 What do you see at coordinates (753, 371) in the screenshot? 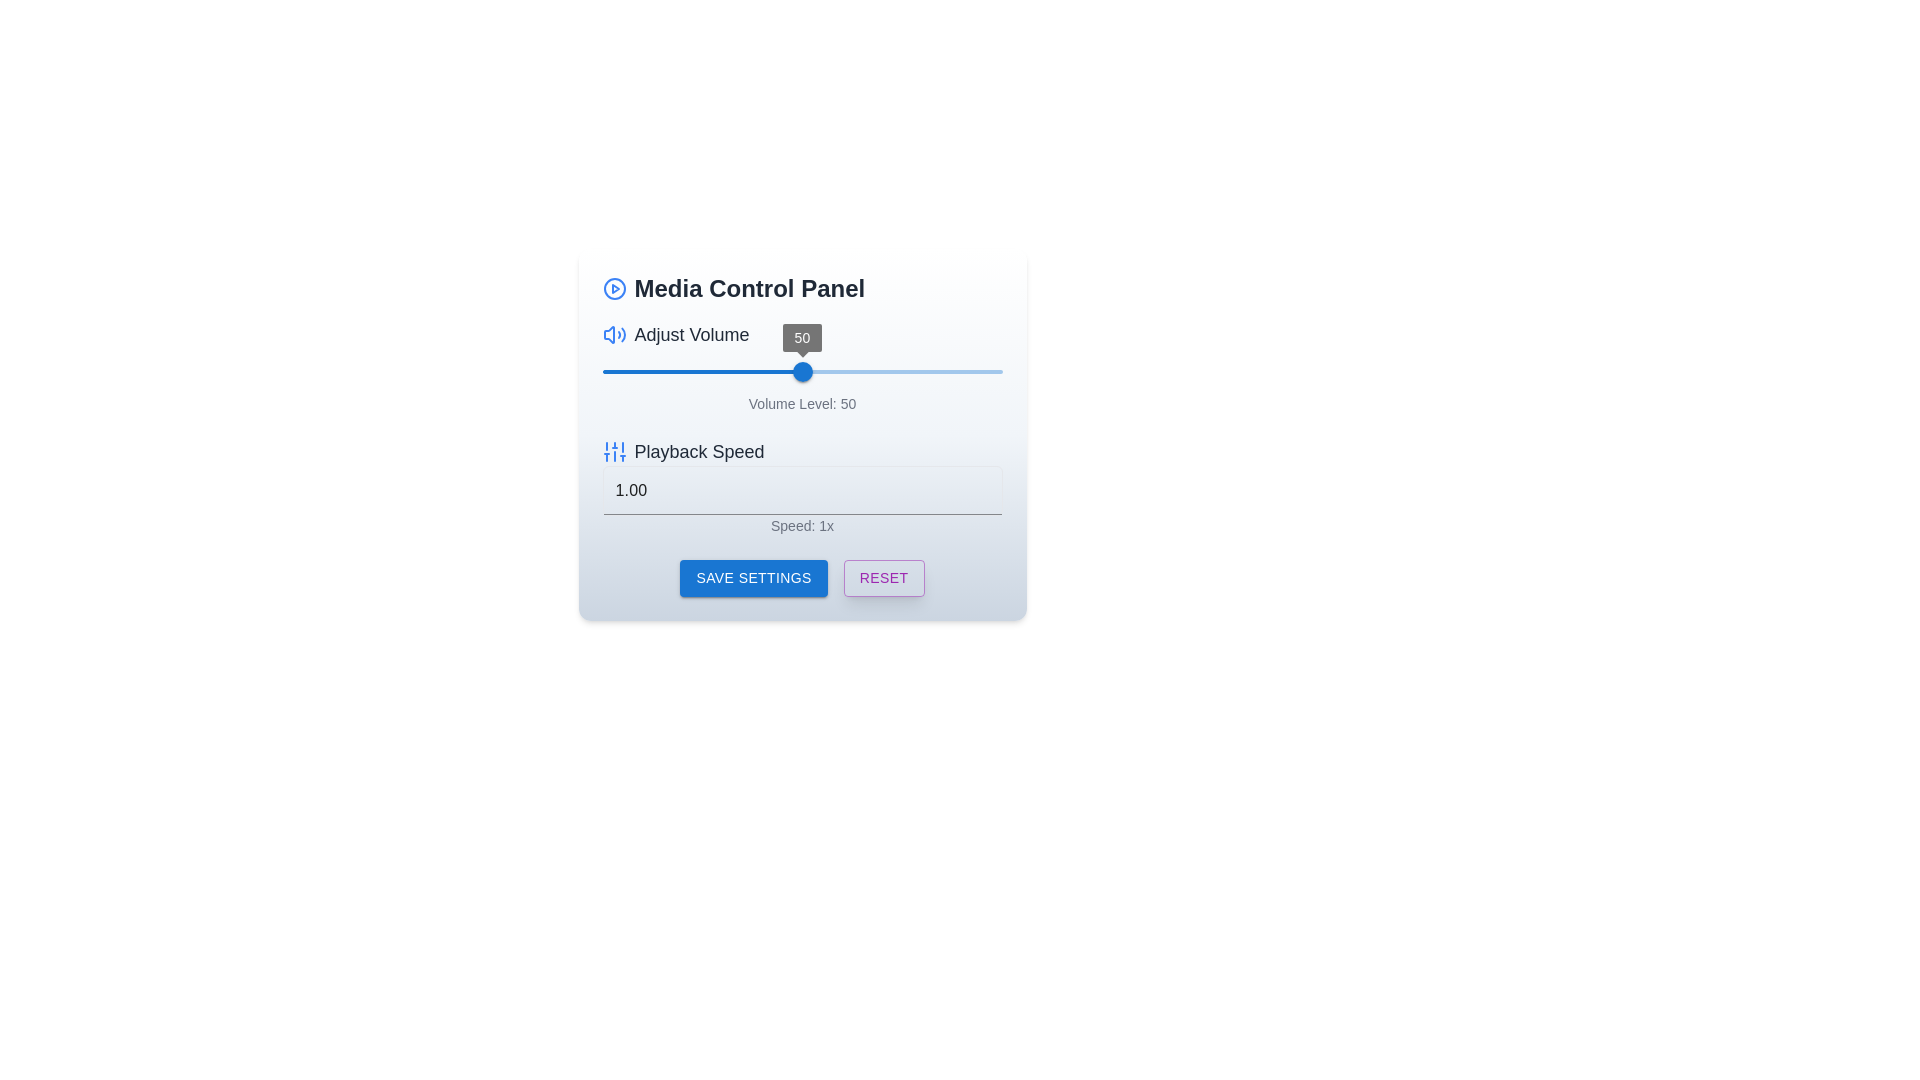
I see `volume` at bounding box center [753, 371].